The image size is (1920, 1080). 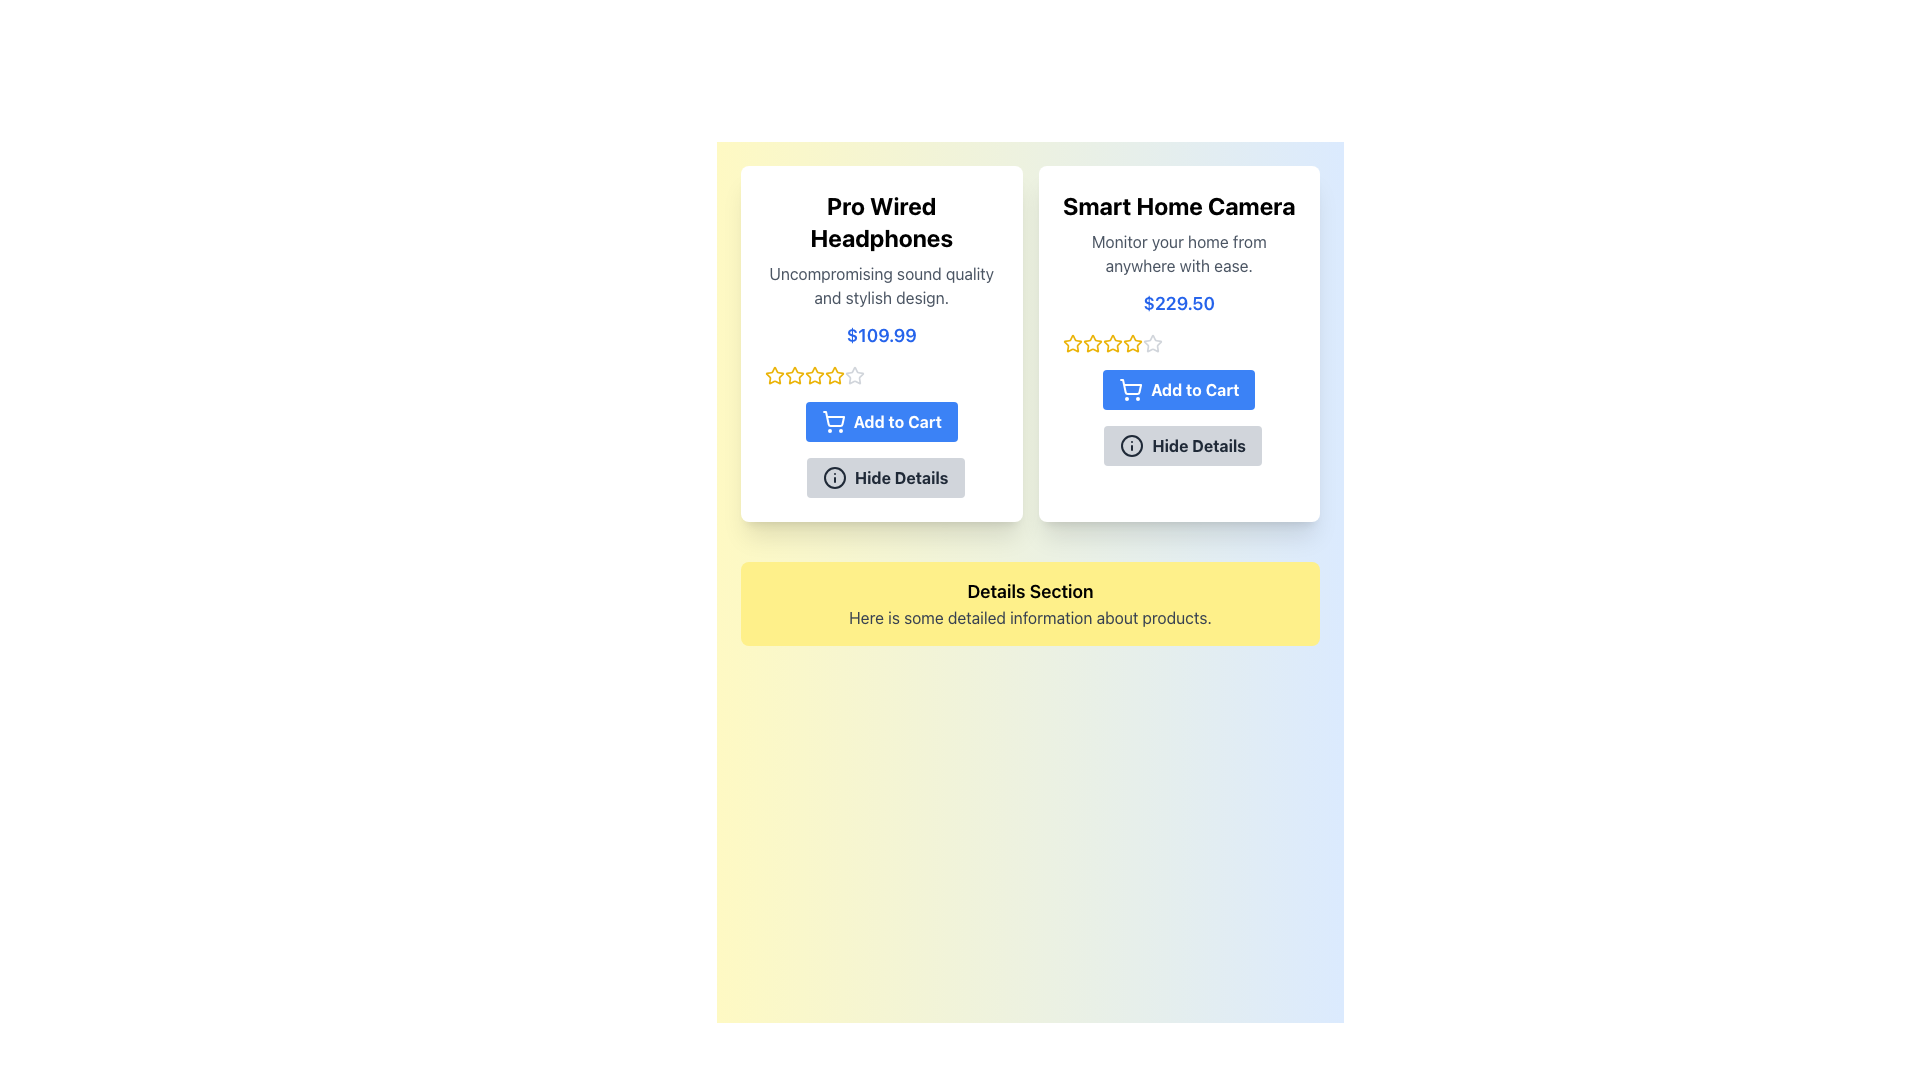 What do you see at coordinates (1152, 342) in the screenshot?
I see `the fifth star icon below the title 'Smart Home Camera'` at bounding box center [1152, 342].